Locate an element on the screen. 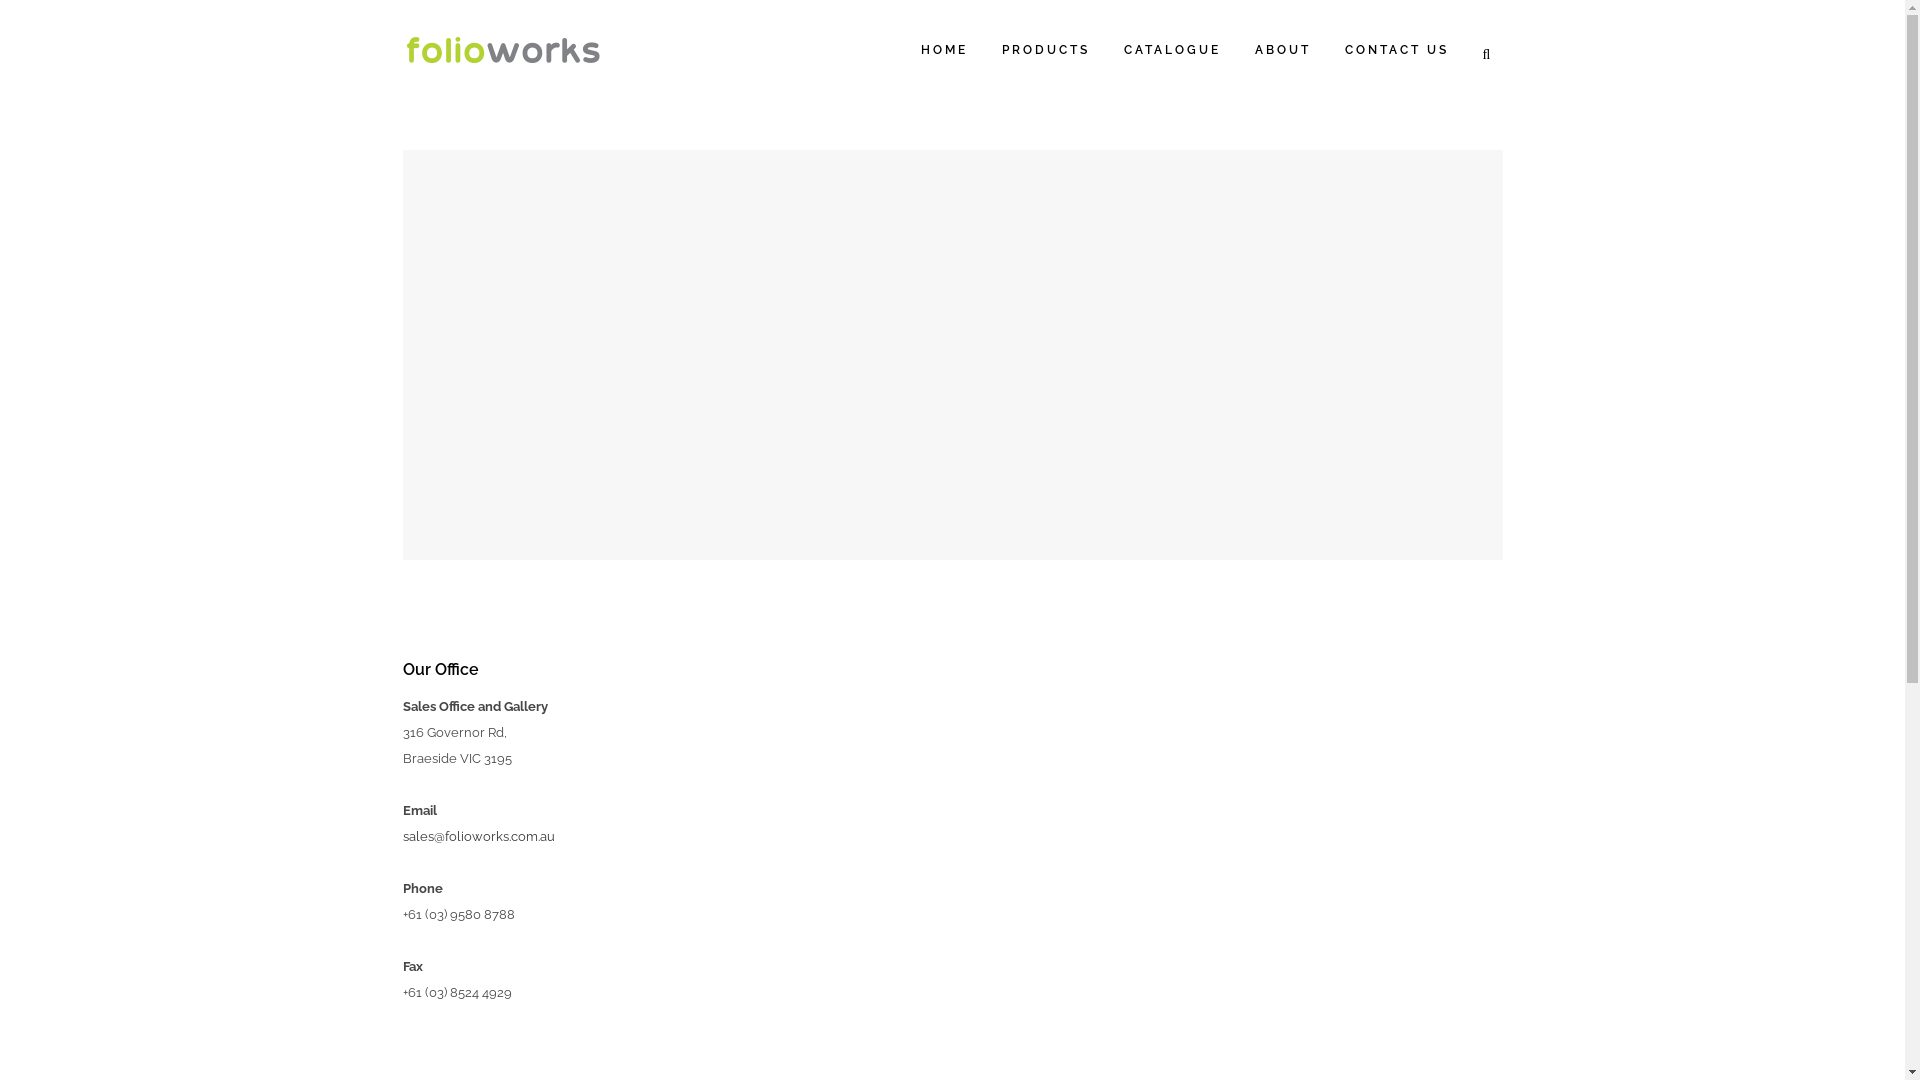 This screenshot has height=1080, width=1920. 'HOME' is located at coordinates (902, 49).